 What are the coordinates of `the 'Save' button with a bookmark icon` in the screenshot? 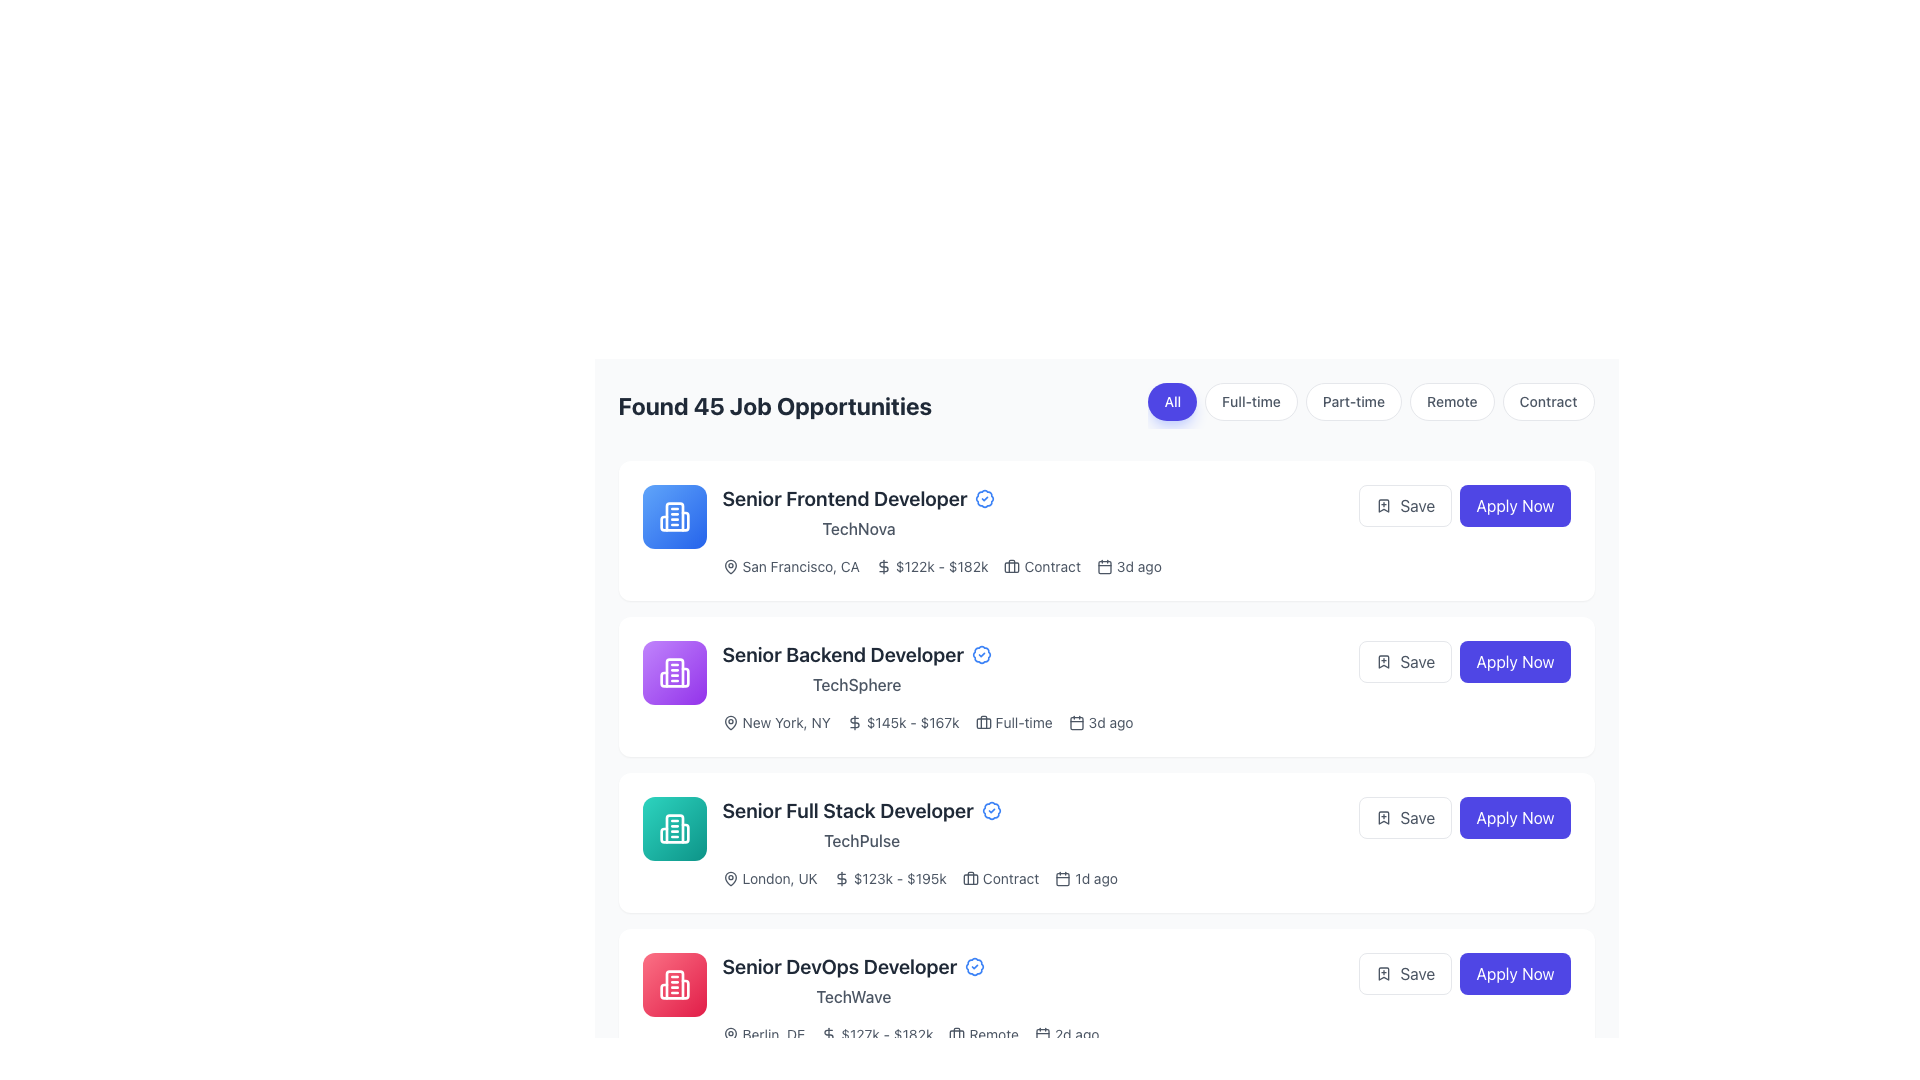 It's located at (1404, 973).